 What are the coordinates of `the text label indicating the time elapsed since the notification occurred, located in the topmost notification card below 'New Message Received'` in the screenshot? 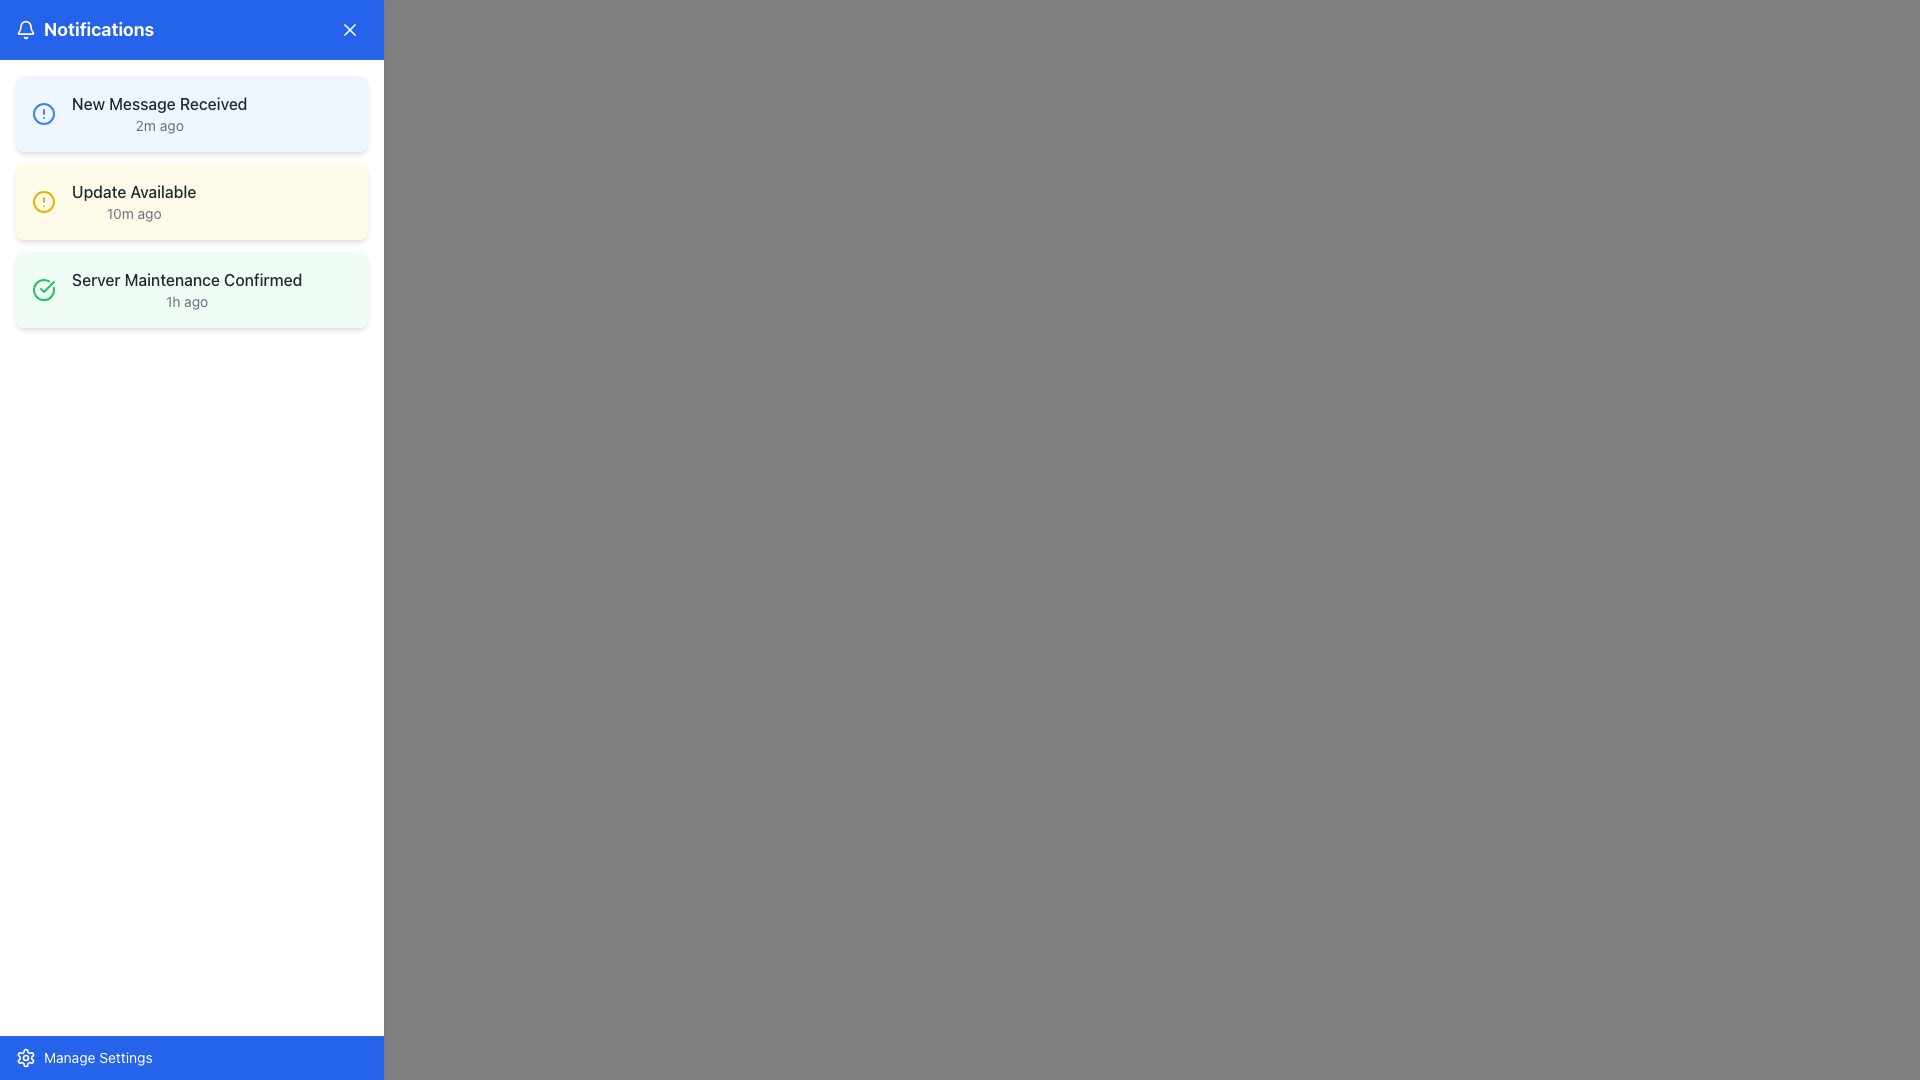 It's located at (158, 126).